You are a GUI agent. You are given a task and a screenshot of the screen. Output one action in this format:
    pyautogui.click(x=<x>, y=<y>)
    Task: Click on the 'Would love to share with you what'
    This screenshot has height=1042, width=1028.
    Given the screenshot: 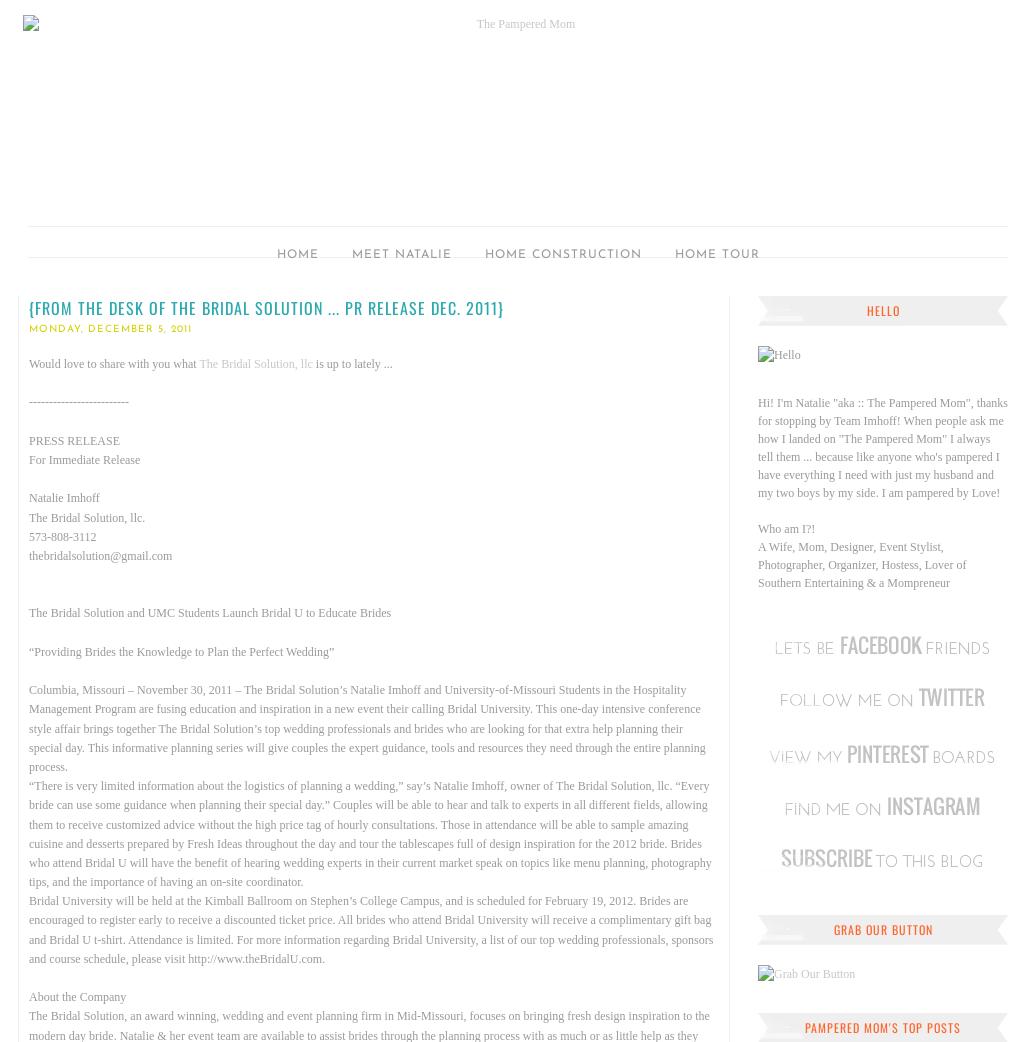 What is the action you would take?
    pyautogui.click(x=113, y=362)
    